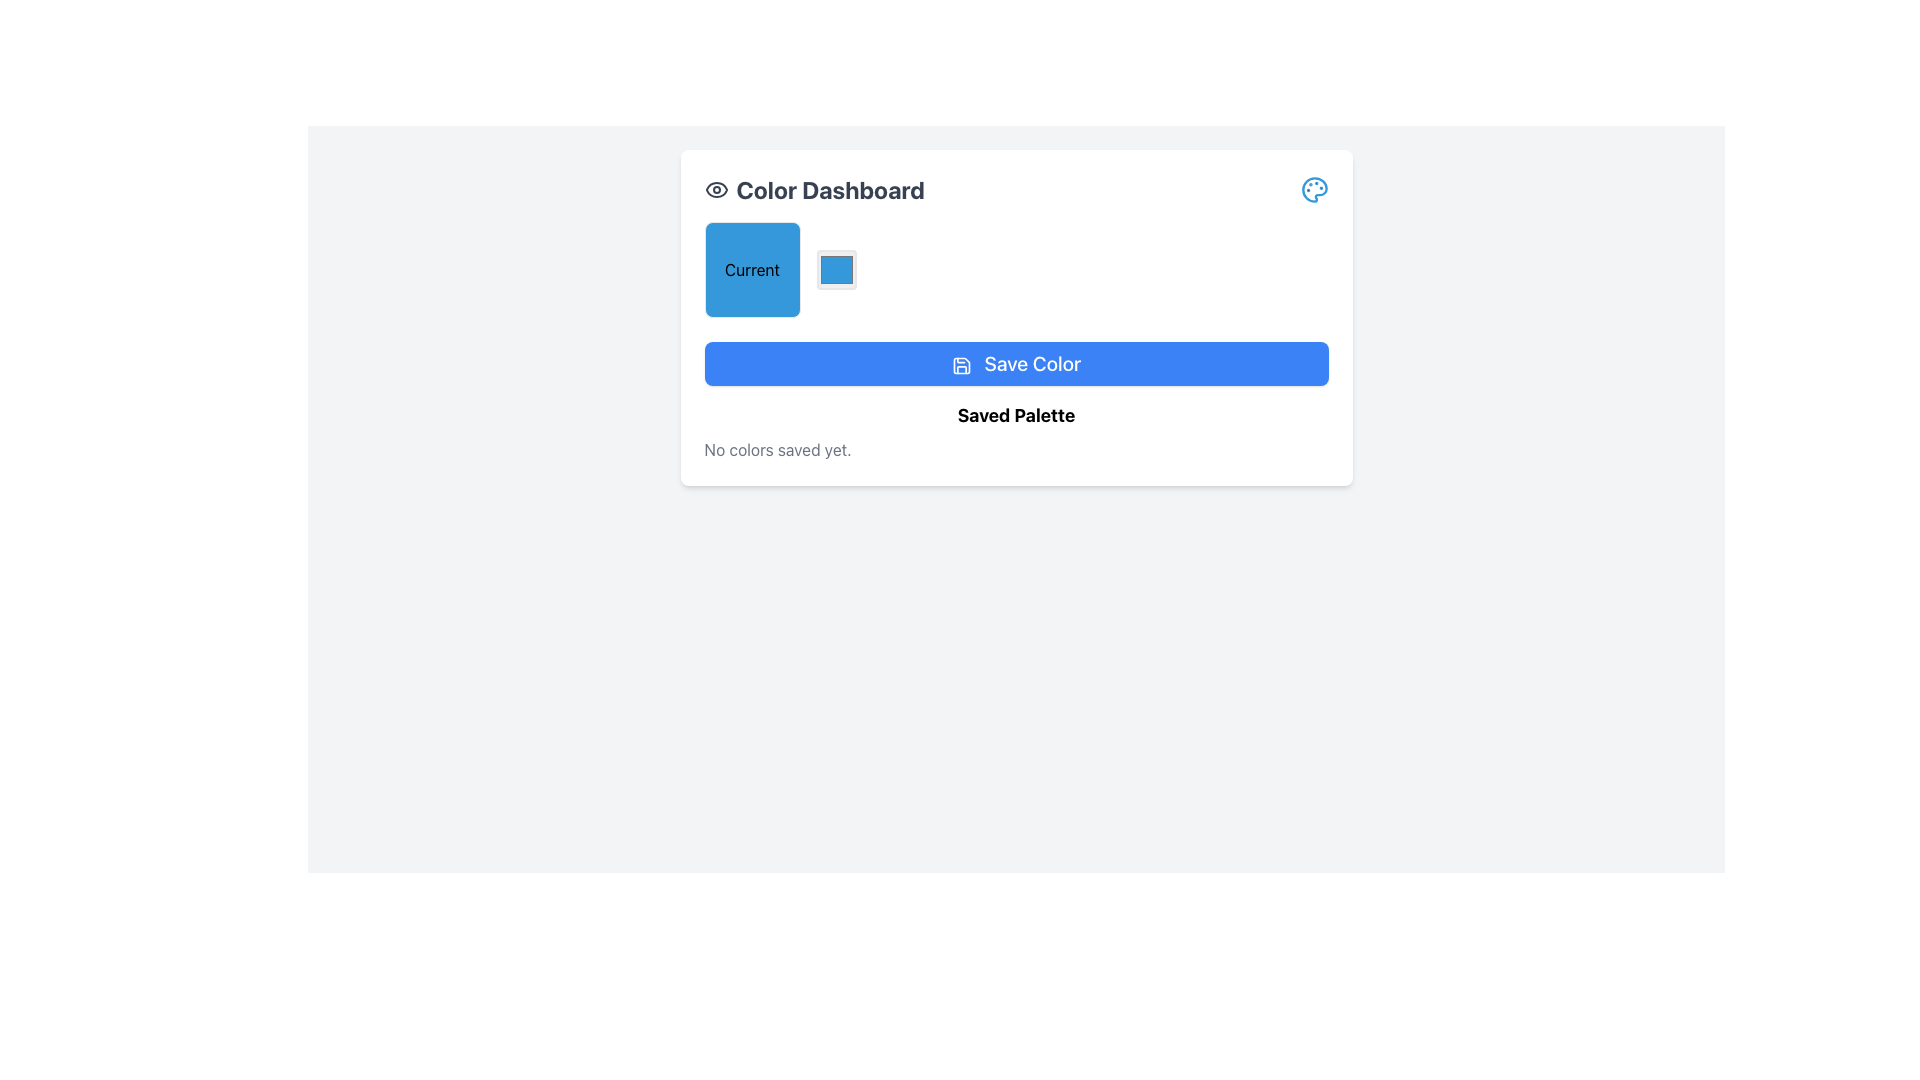 The height and width of the screenshot is (1080, 1920). I want to click on the gray text label stating 'No colors saved yet.' located at the bottom-left of the 'Saved Palette' section, so click(776, 450).